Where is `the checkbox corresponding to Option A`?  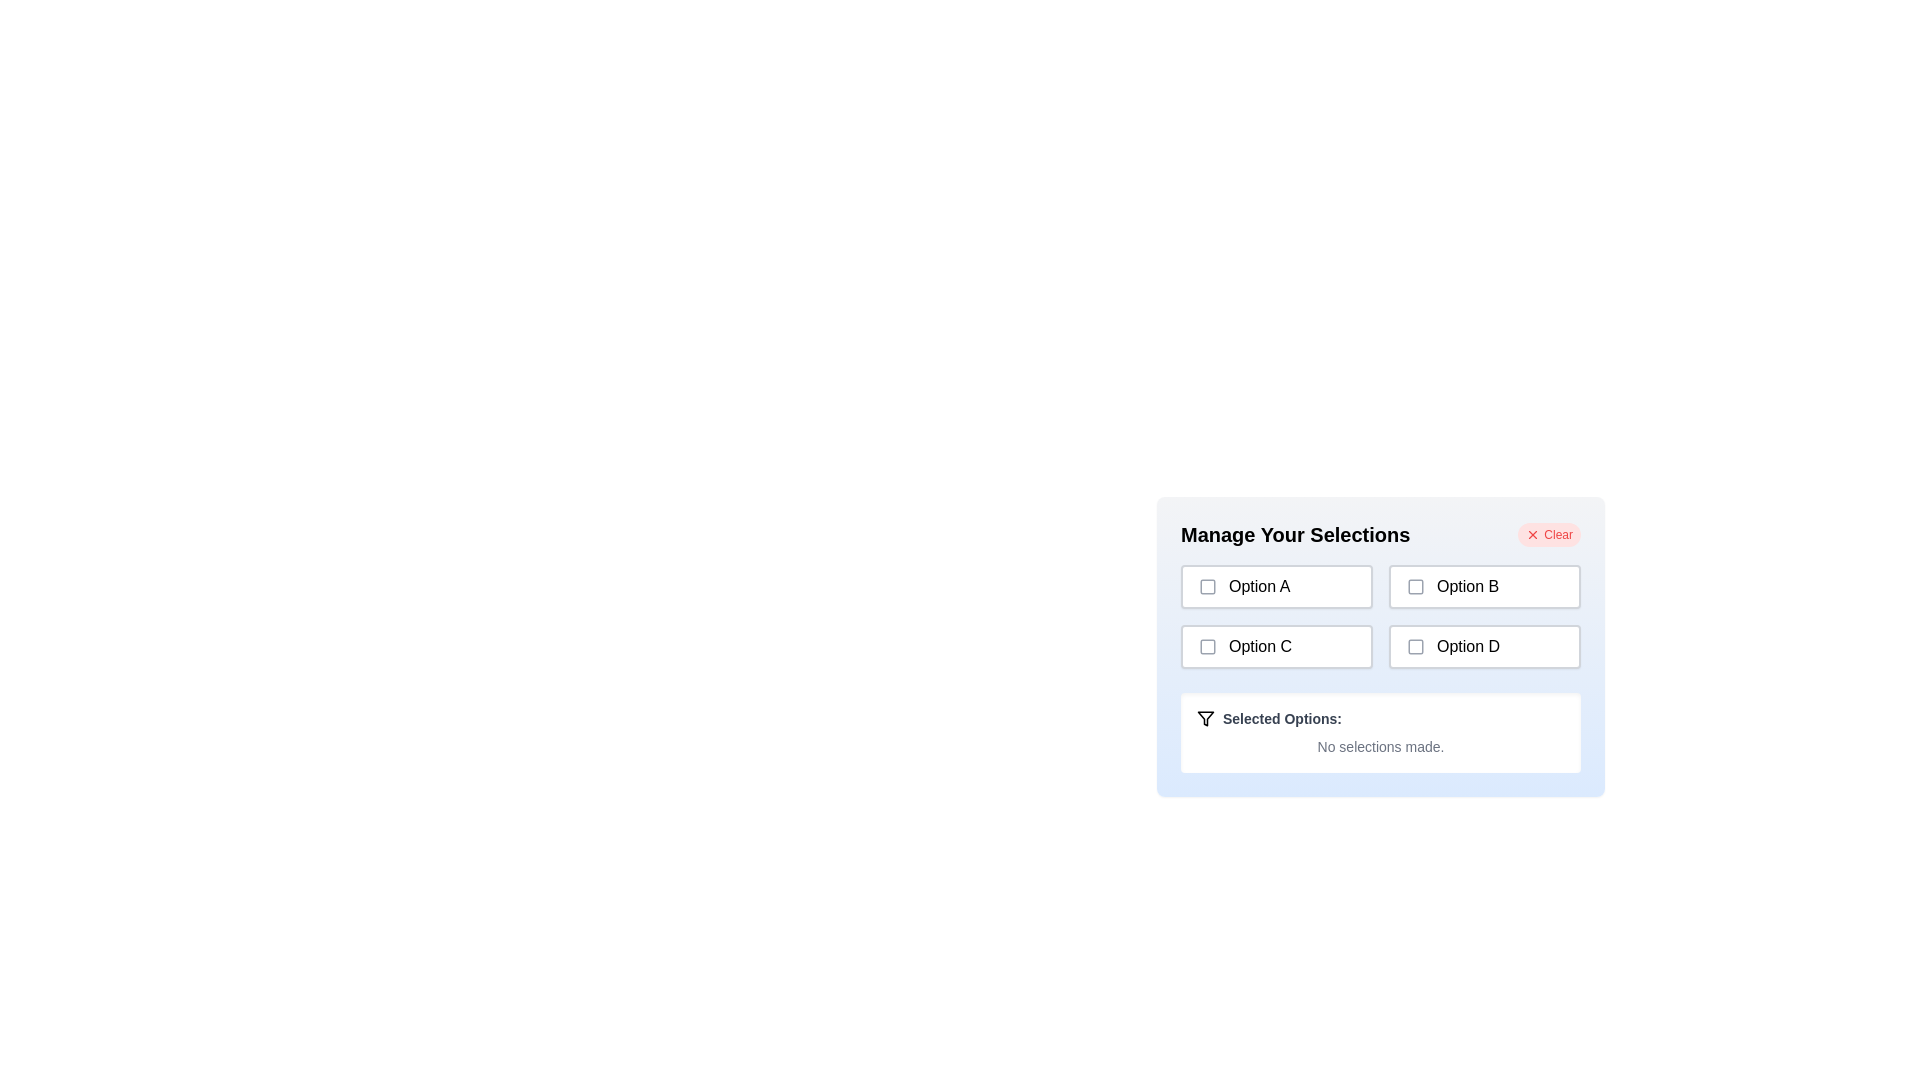
the checkbox corresponding to Option A is located at coordinates (1207, 585).